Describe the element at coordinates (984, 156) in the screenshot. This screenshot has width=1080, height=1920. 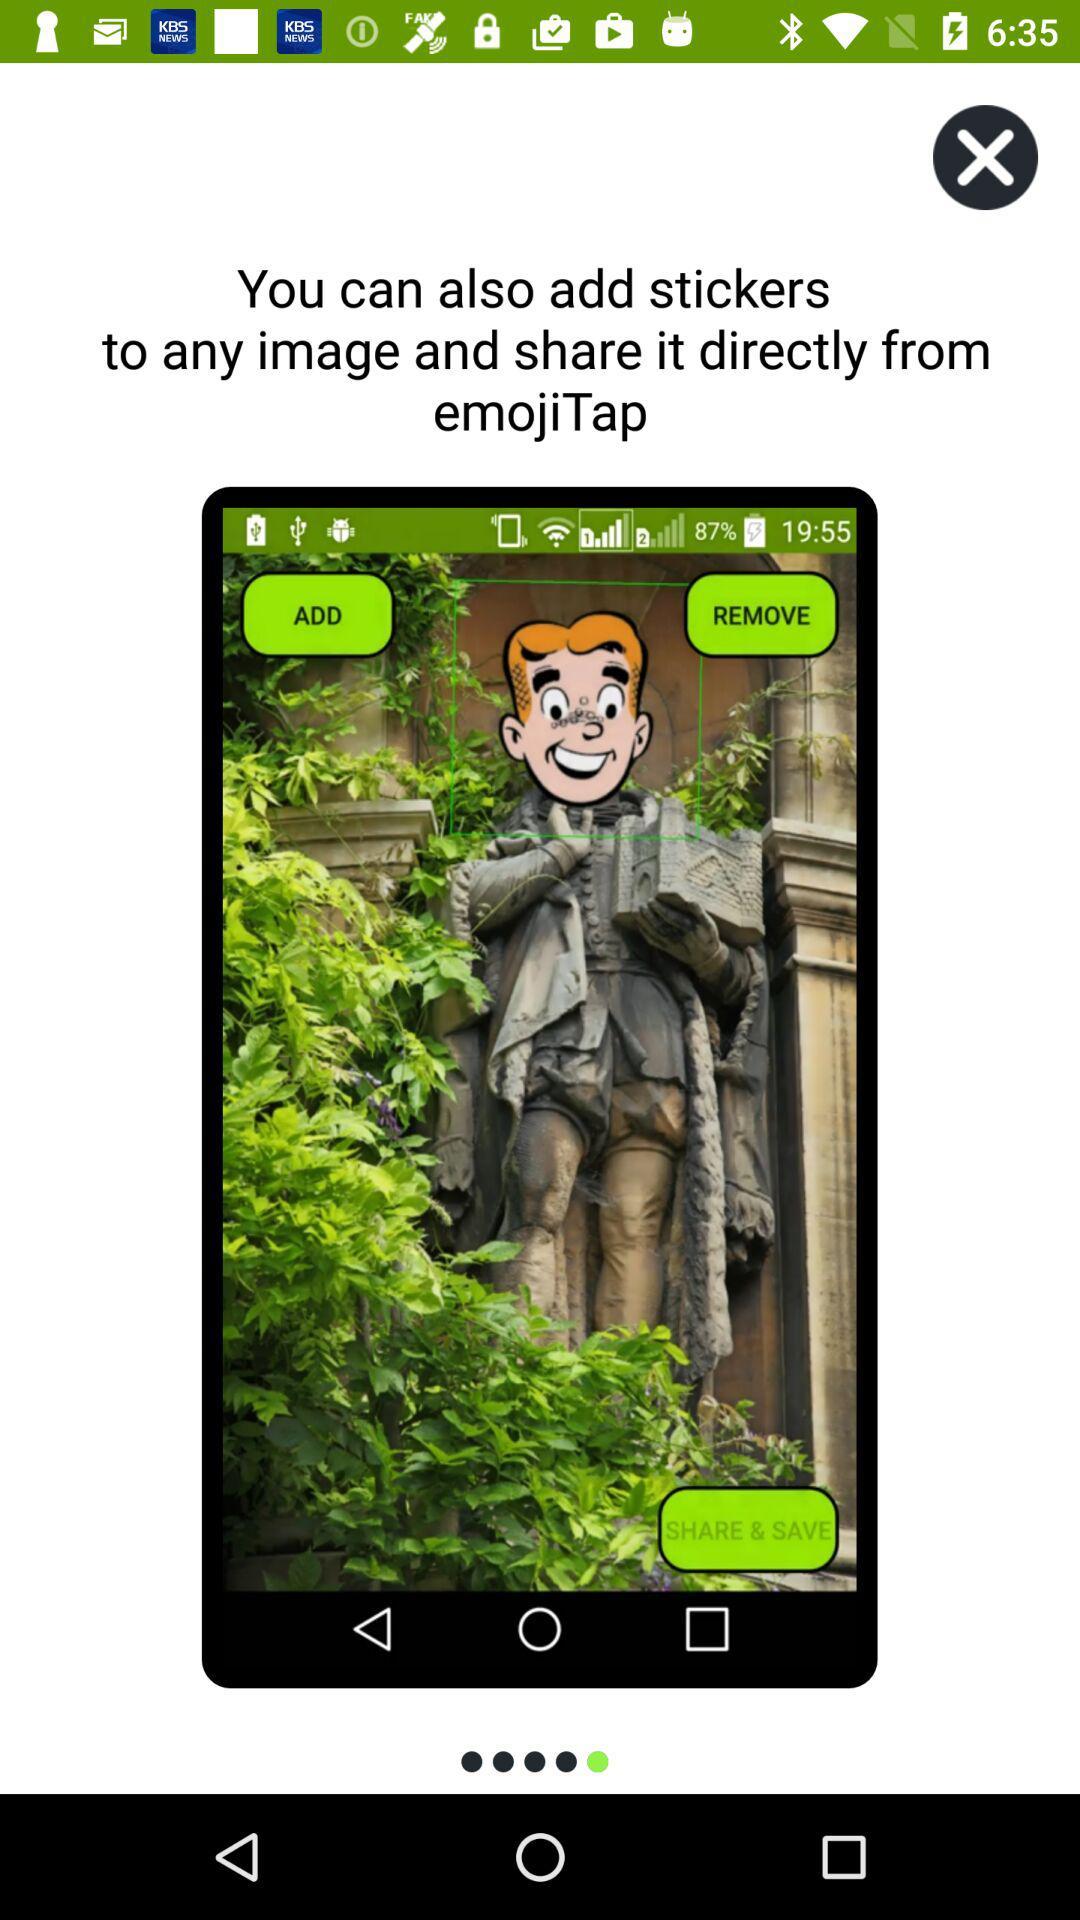
I see `icon above the you can also` at that location.